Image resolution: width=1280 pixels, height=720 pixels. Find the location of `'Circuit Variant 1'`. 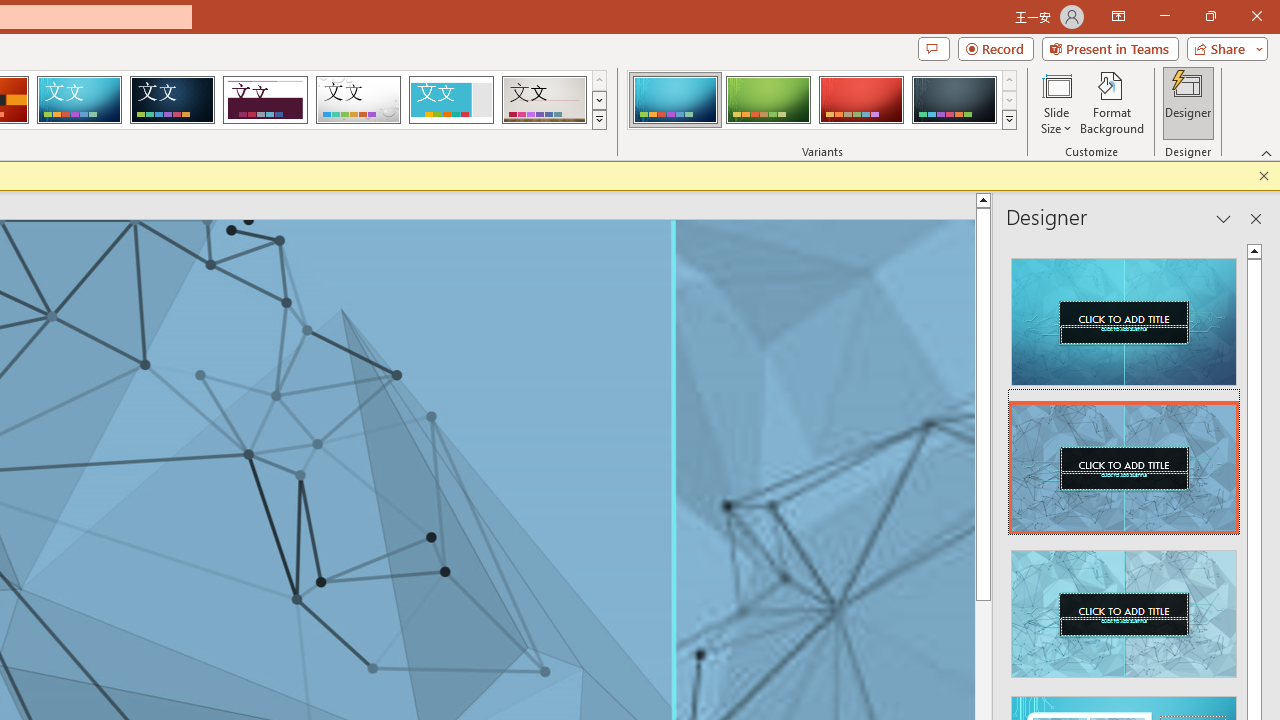

'Circuit Variant 1' is located at coordinates (675, 100).